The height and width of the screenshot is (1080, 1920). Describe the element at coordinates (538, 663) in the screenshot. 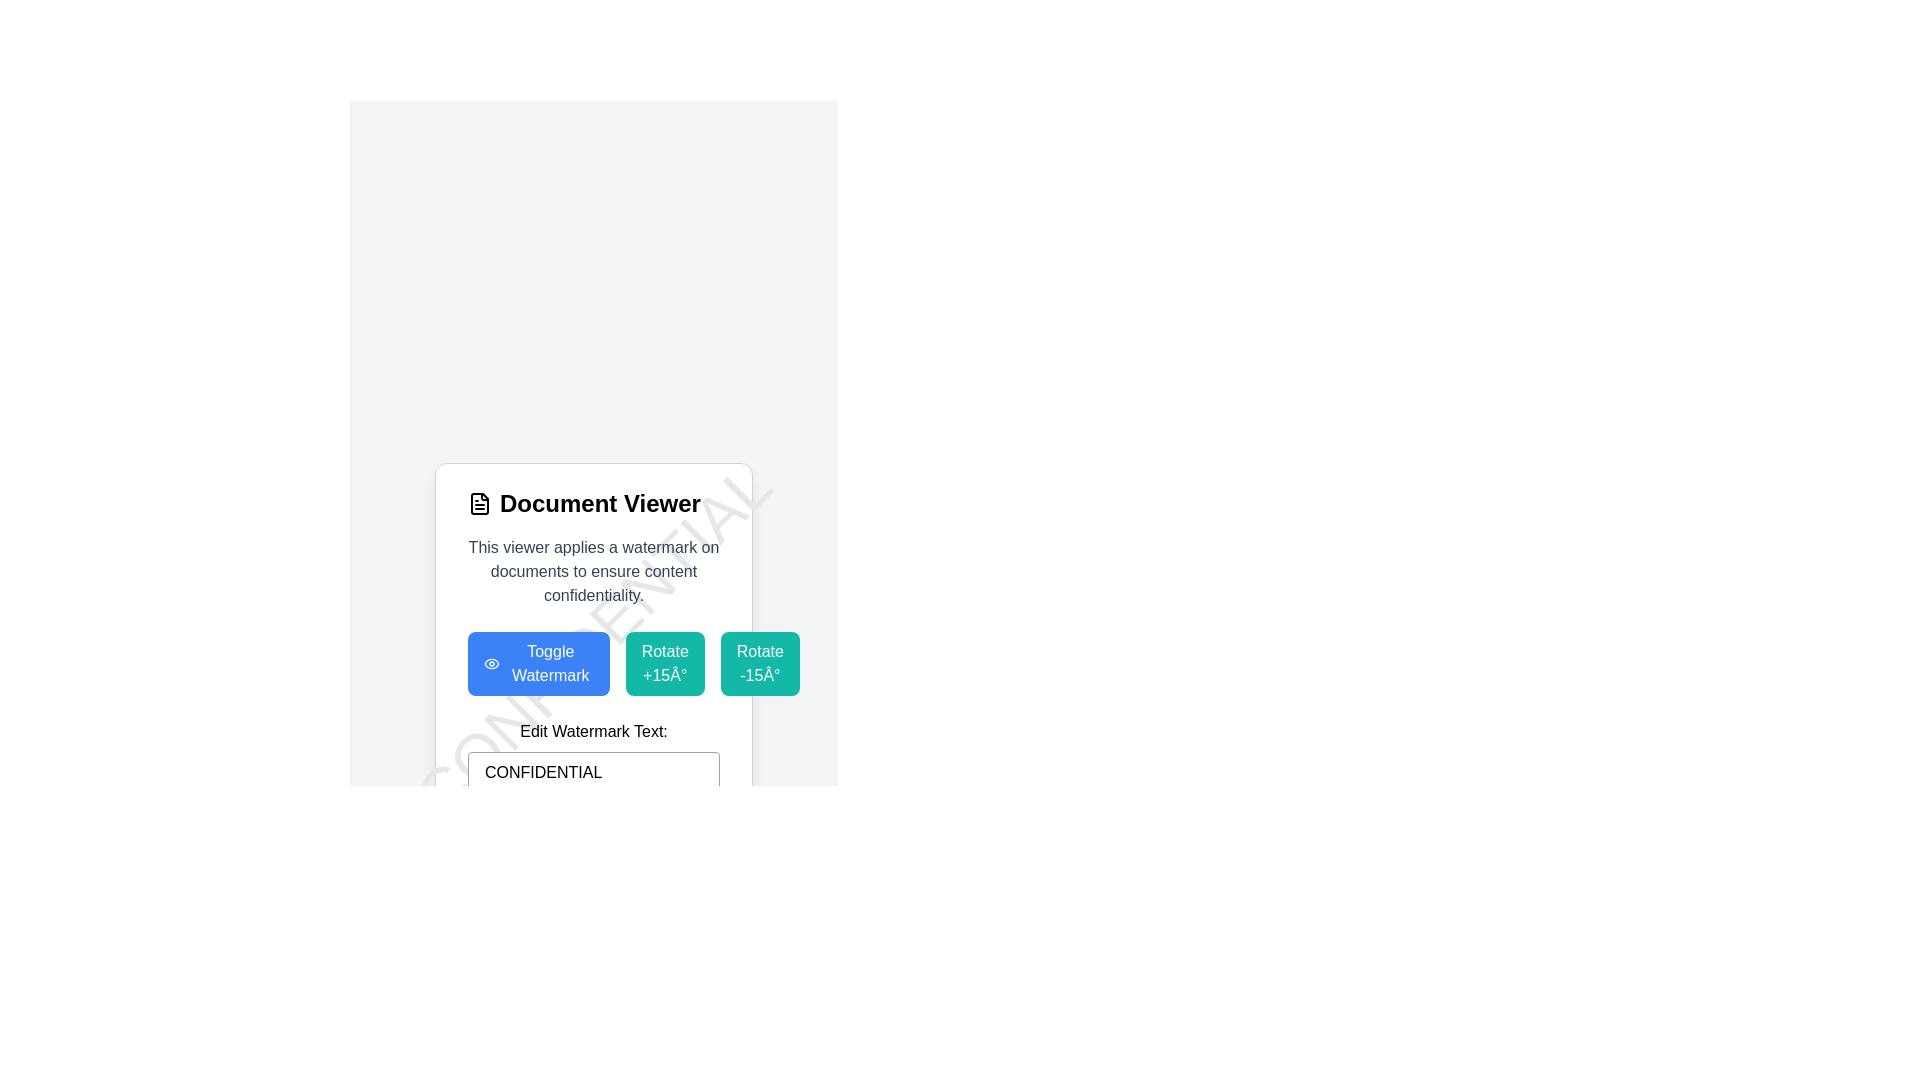

I see `the 'Toggle Watermark' button` at that location.